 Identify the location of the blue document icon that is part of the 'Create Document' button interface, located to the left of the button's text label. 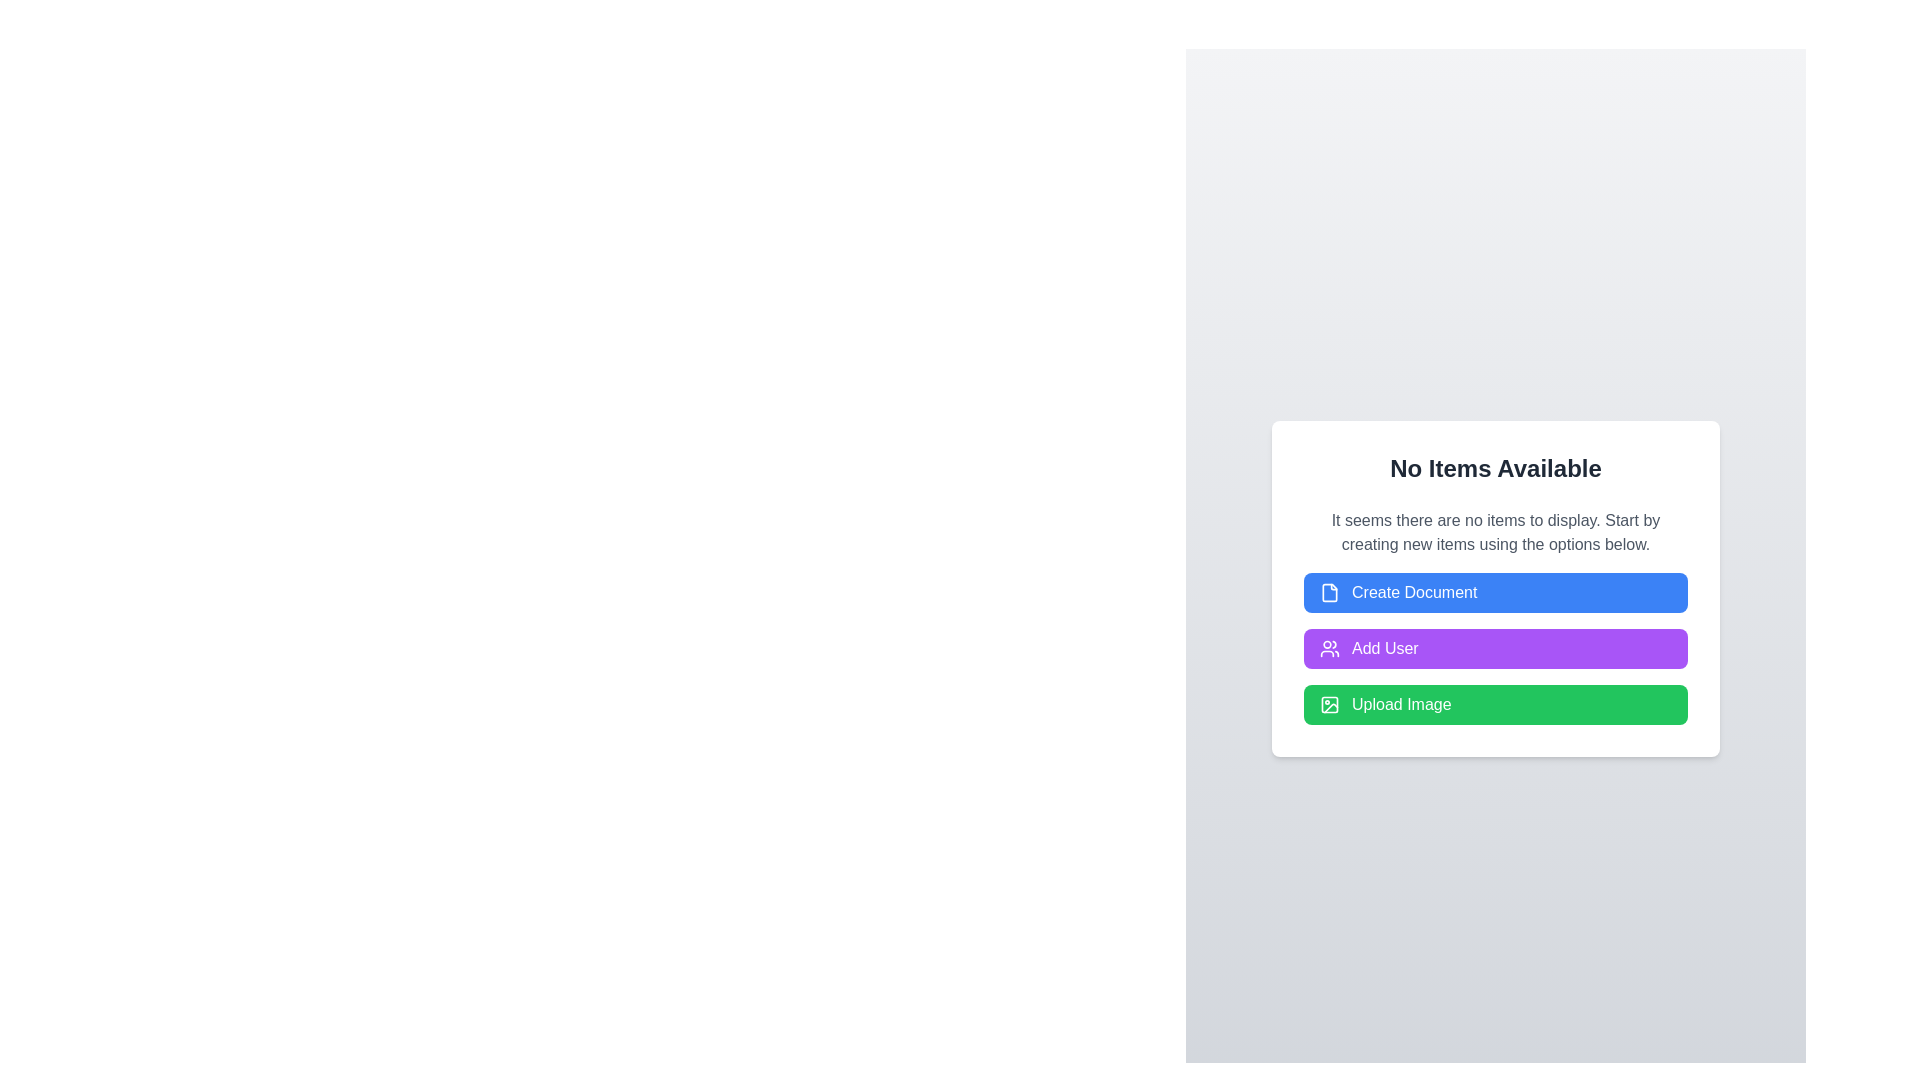
(1329, 592).